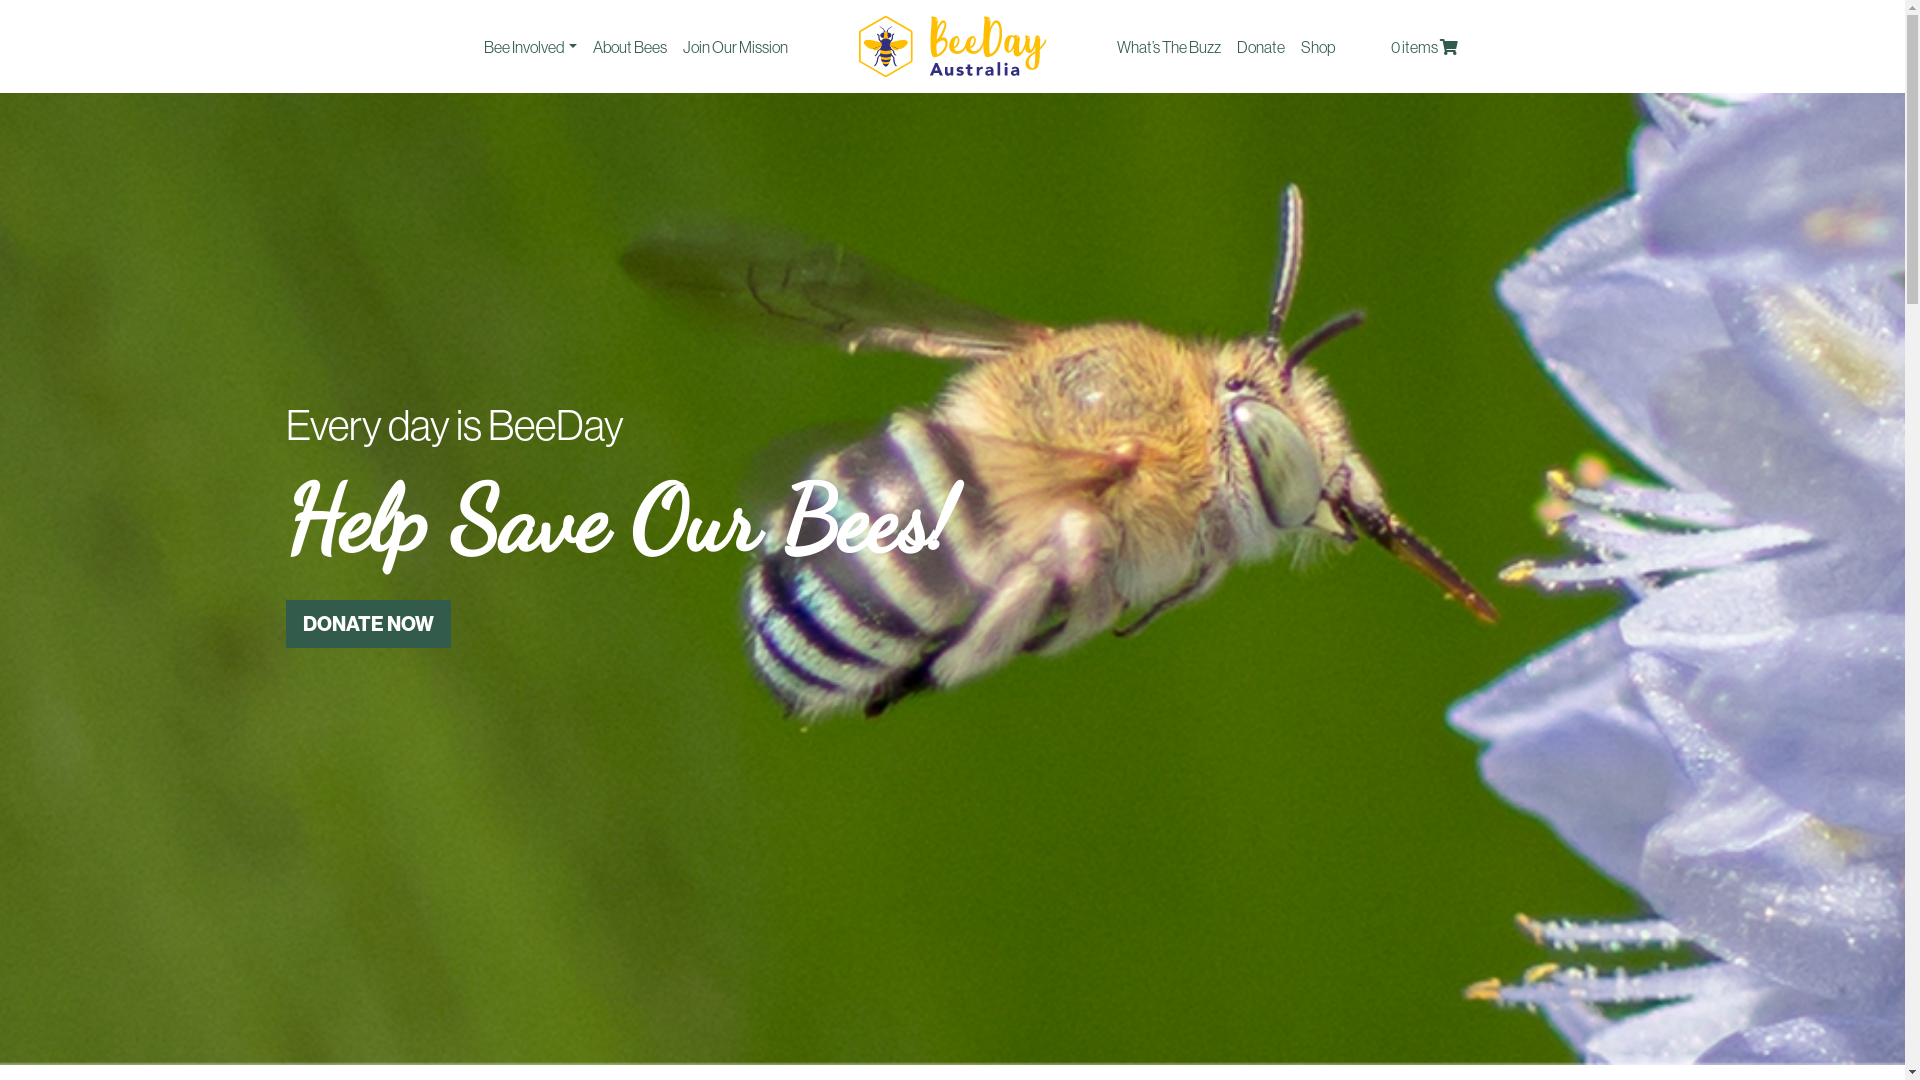 This screenshot has height=1080, width=1920. I want to click on 'DONATE NOW', so click(368, 623).